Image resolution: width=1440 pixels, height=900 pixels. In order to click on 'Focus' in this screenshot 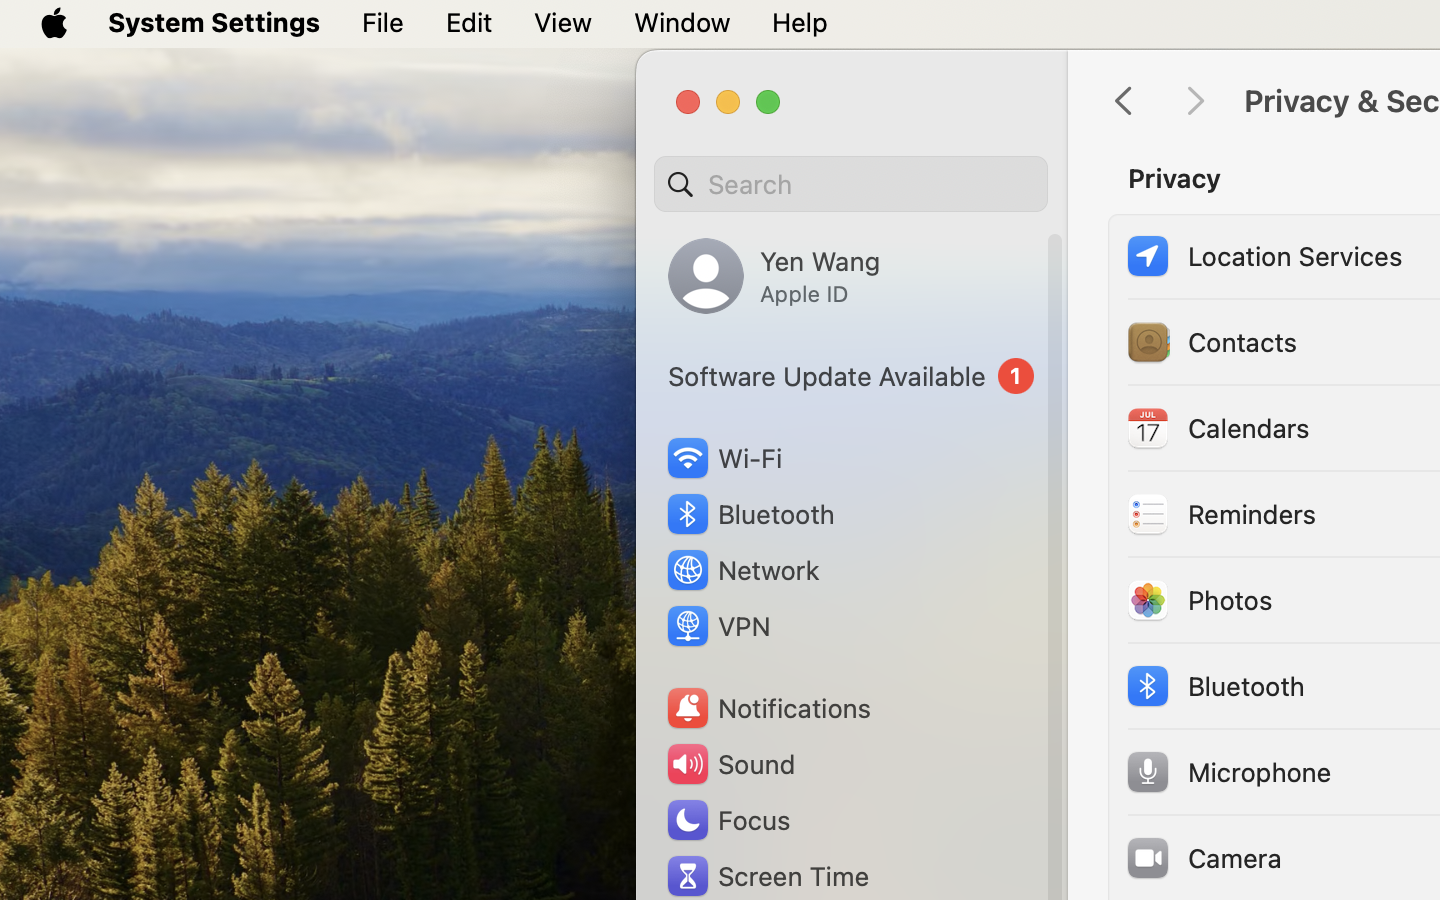, I will do `click(726, 819)`.